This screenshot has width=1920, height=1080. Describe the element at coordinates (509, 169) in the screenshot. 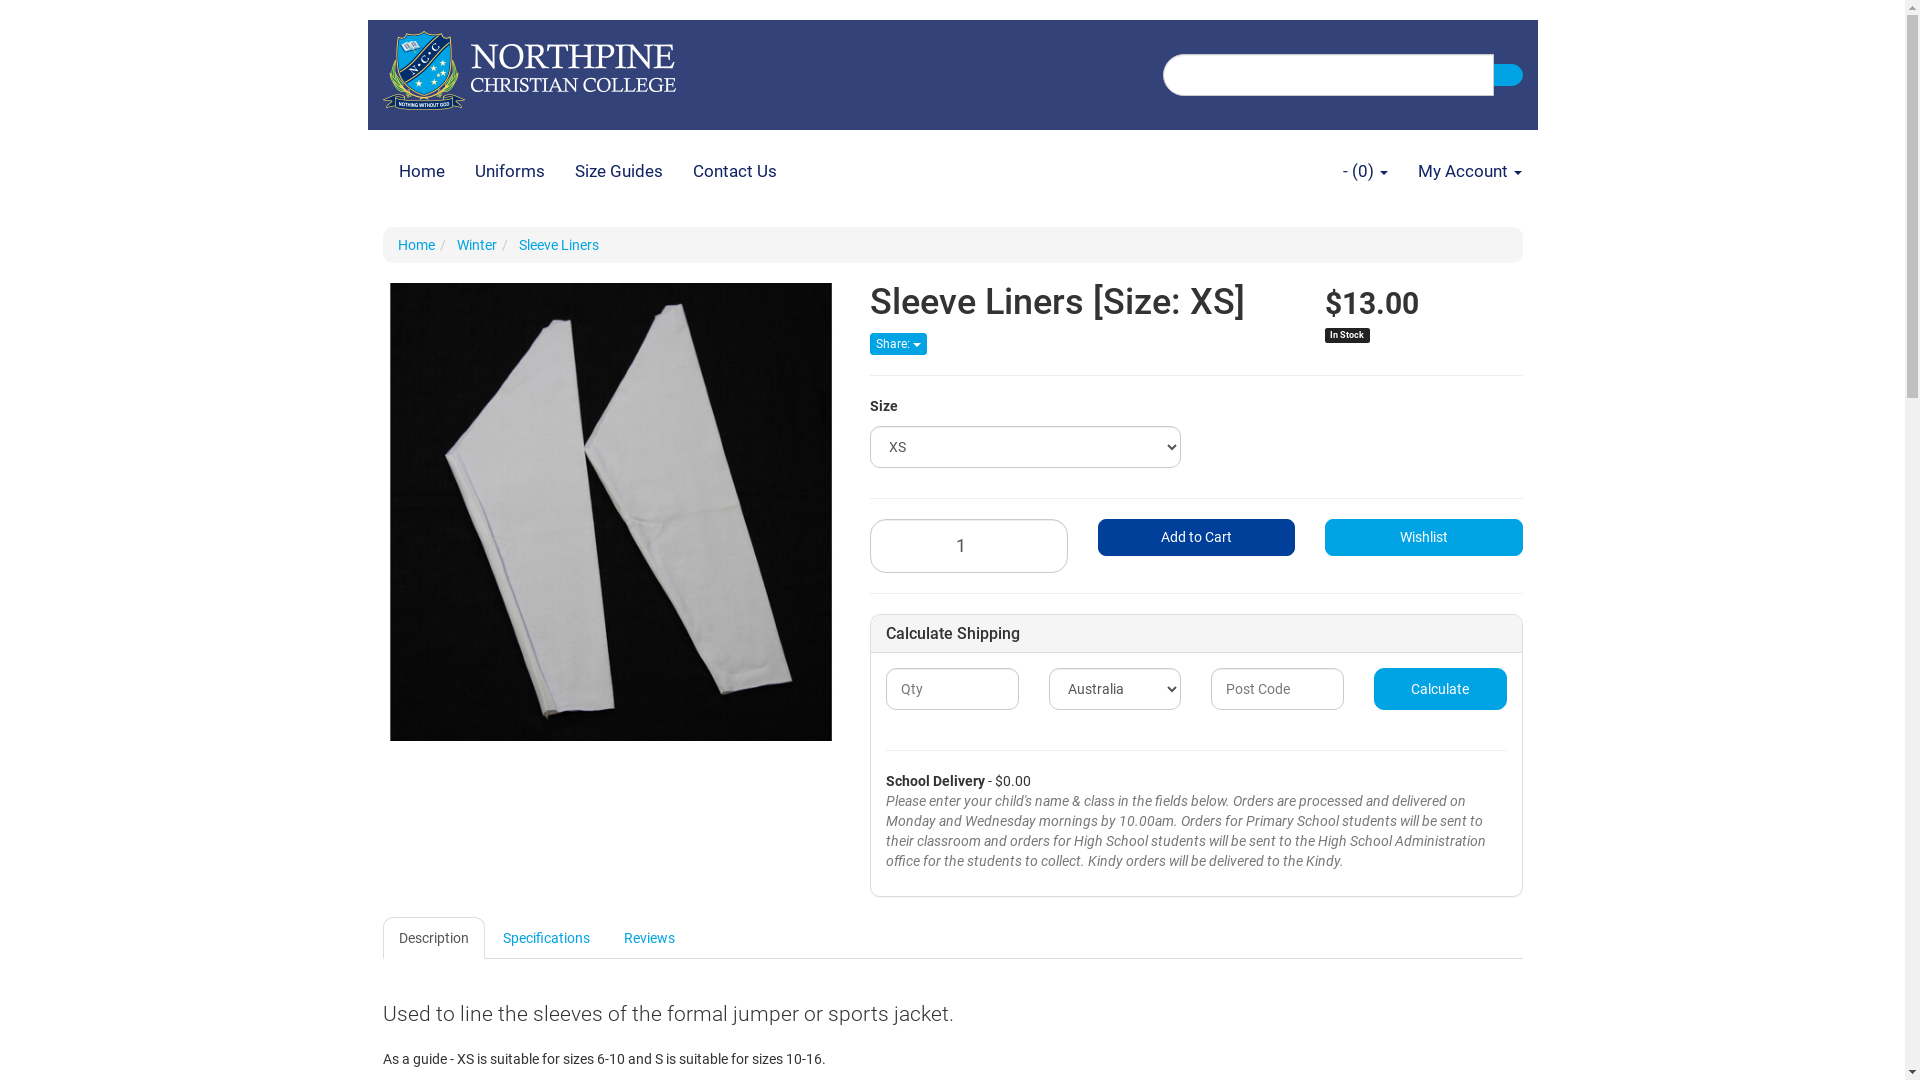

I see `'Uniforms'` at that location.